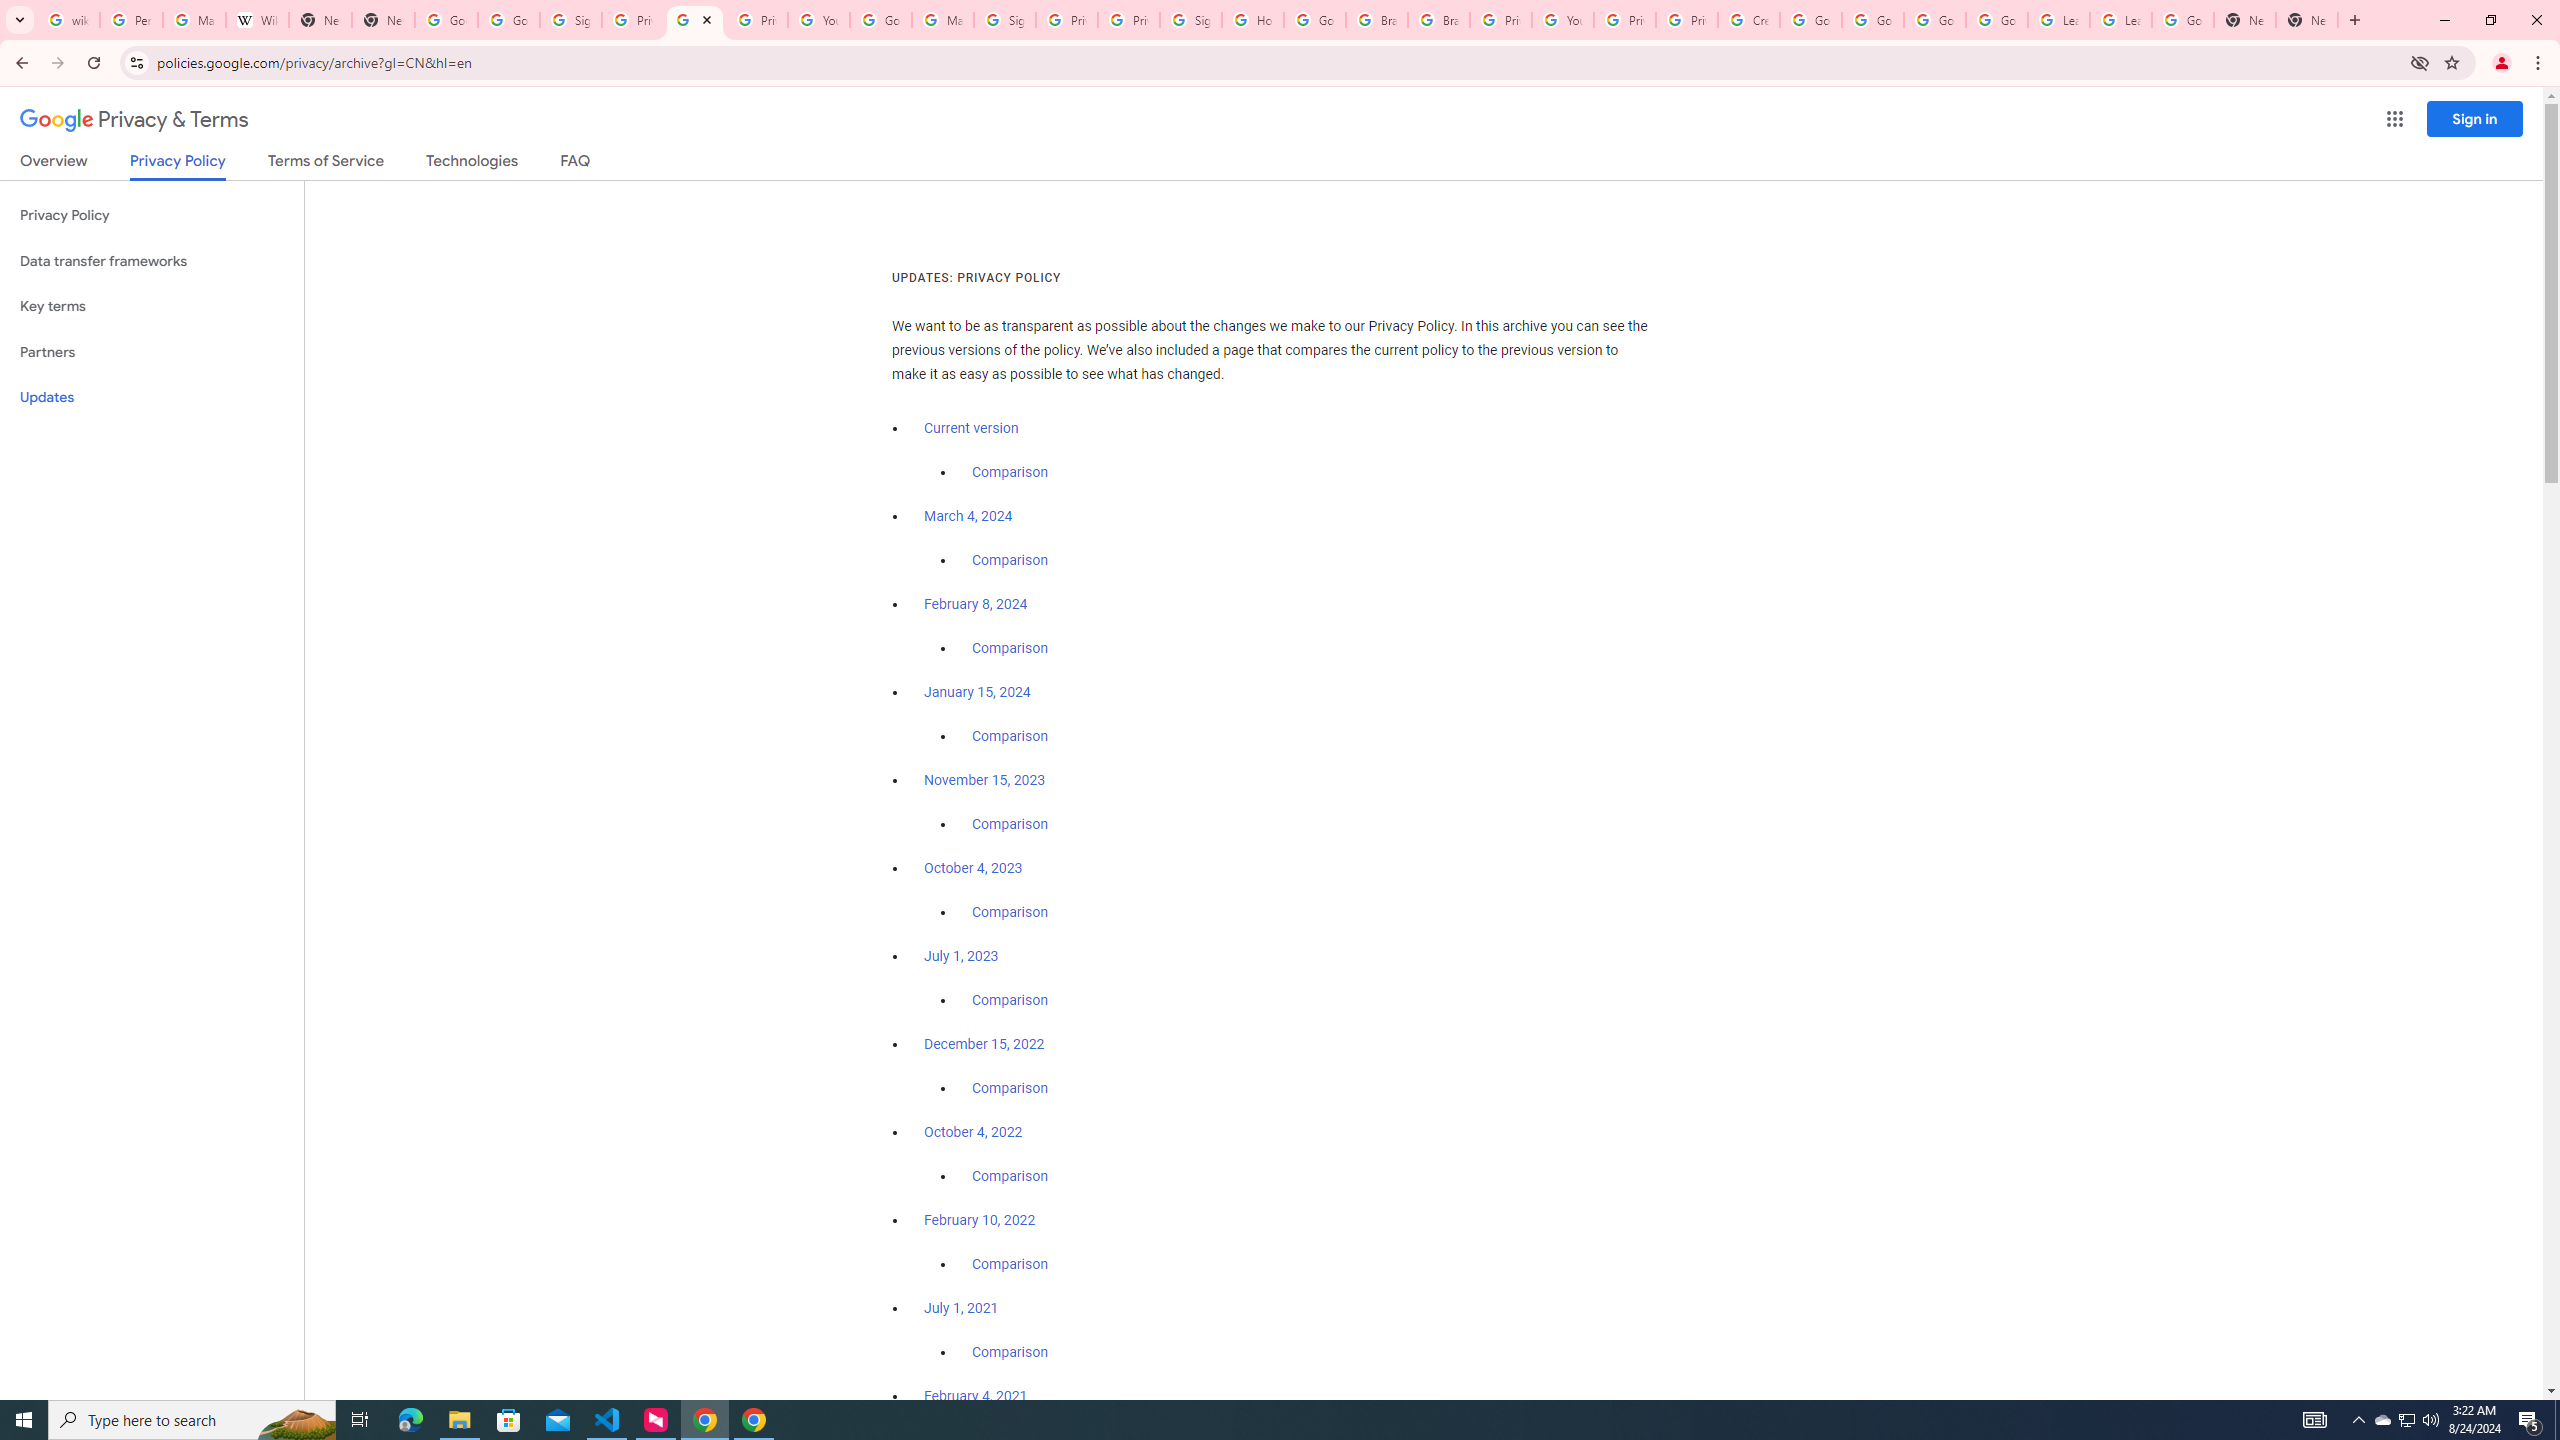 Image resolution: width=2560 pixels, height=1440 pixels. Describe the element at coordinates (979, 1218) in the screenshot. I see `'February 10, 2022'` at that location.